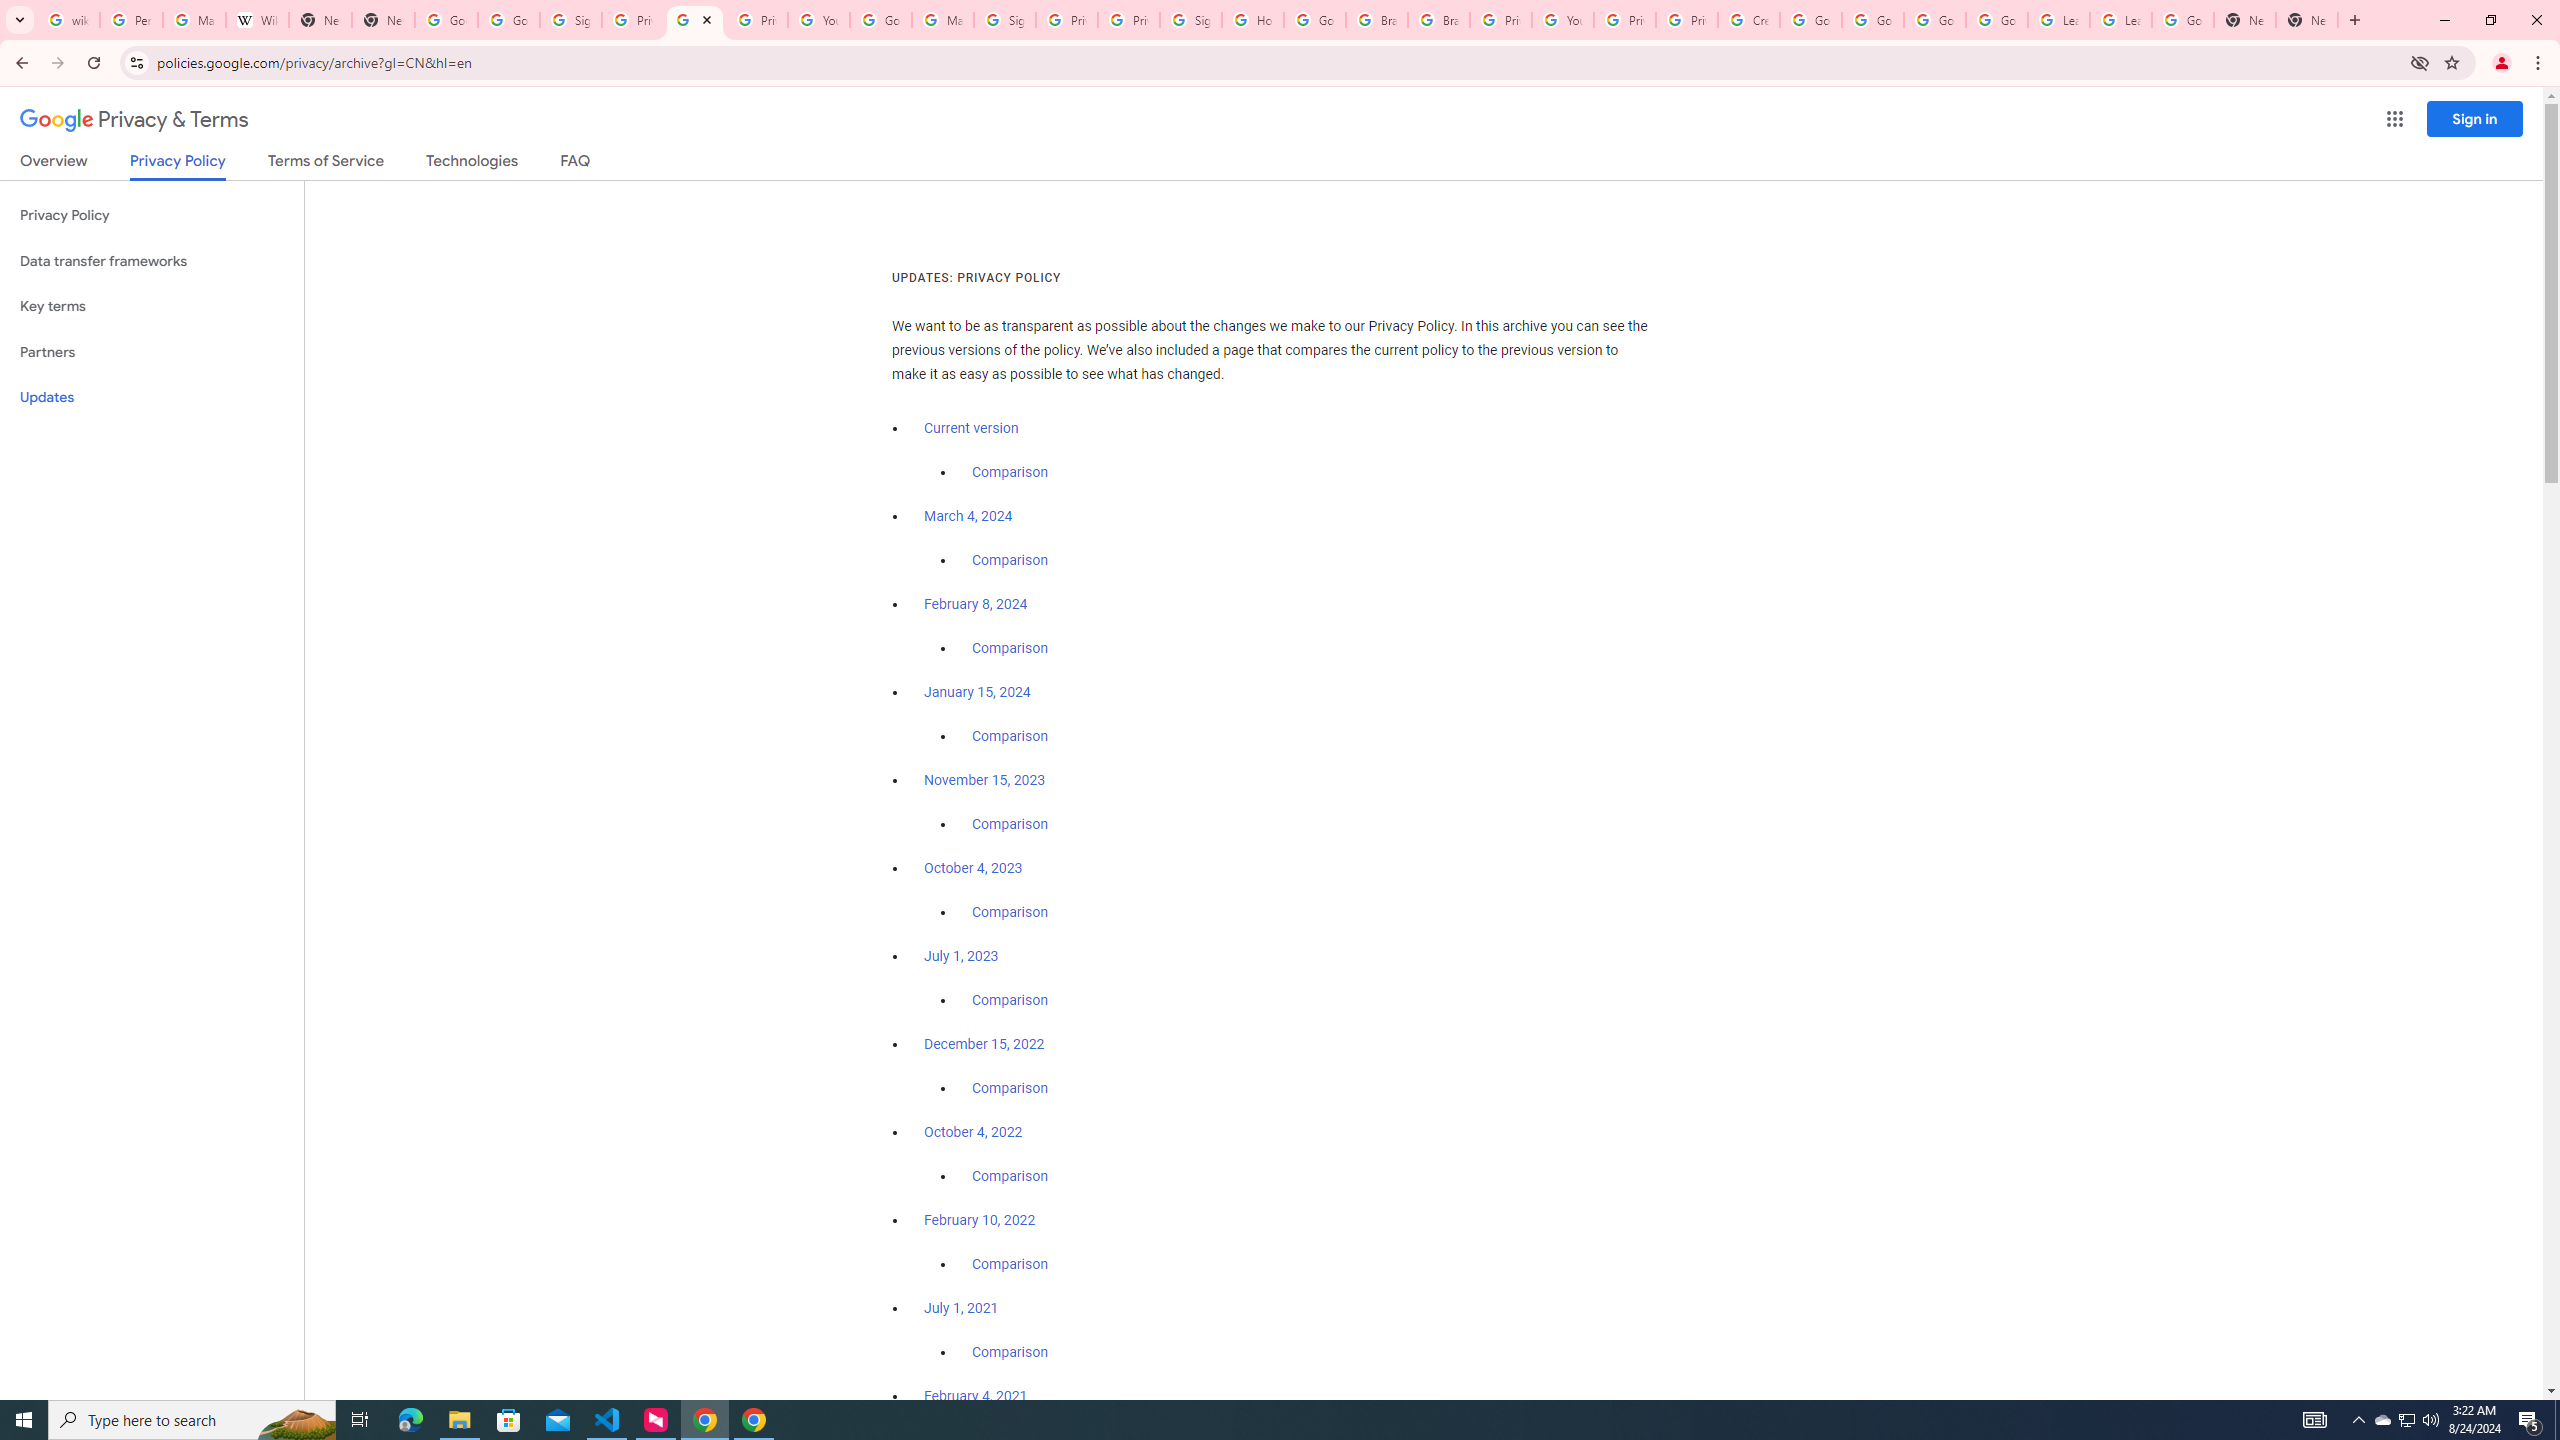 Image resolution: width=2560 pixels, height=1440 pixels. Describe the element at coordinates (979, 1218) in the screenshot. I see `'February 10, 2022'` at that location.